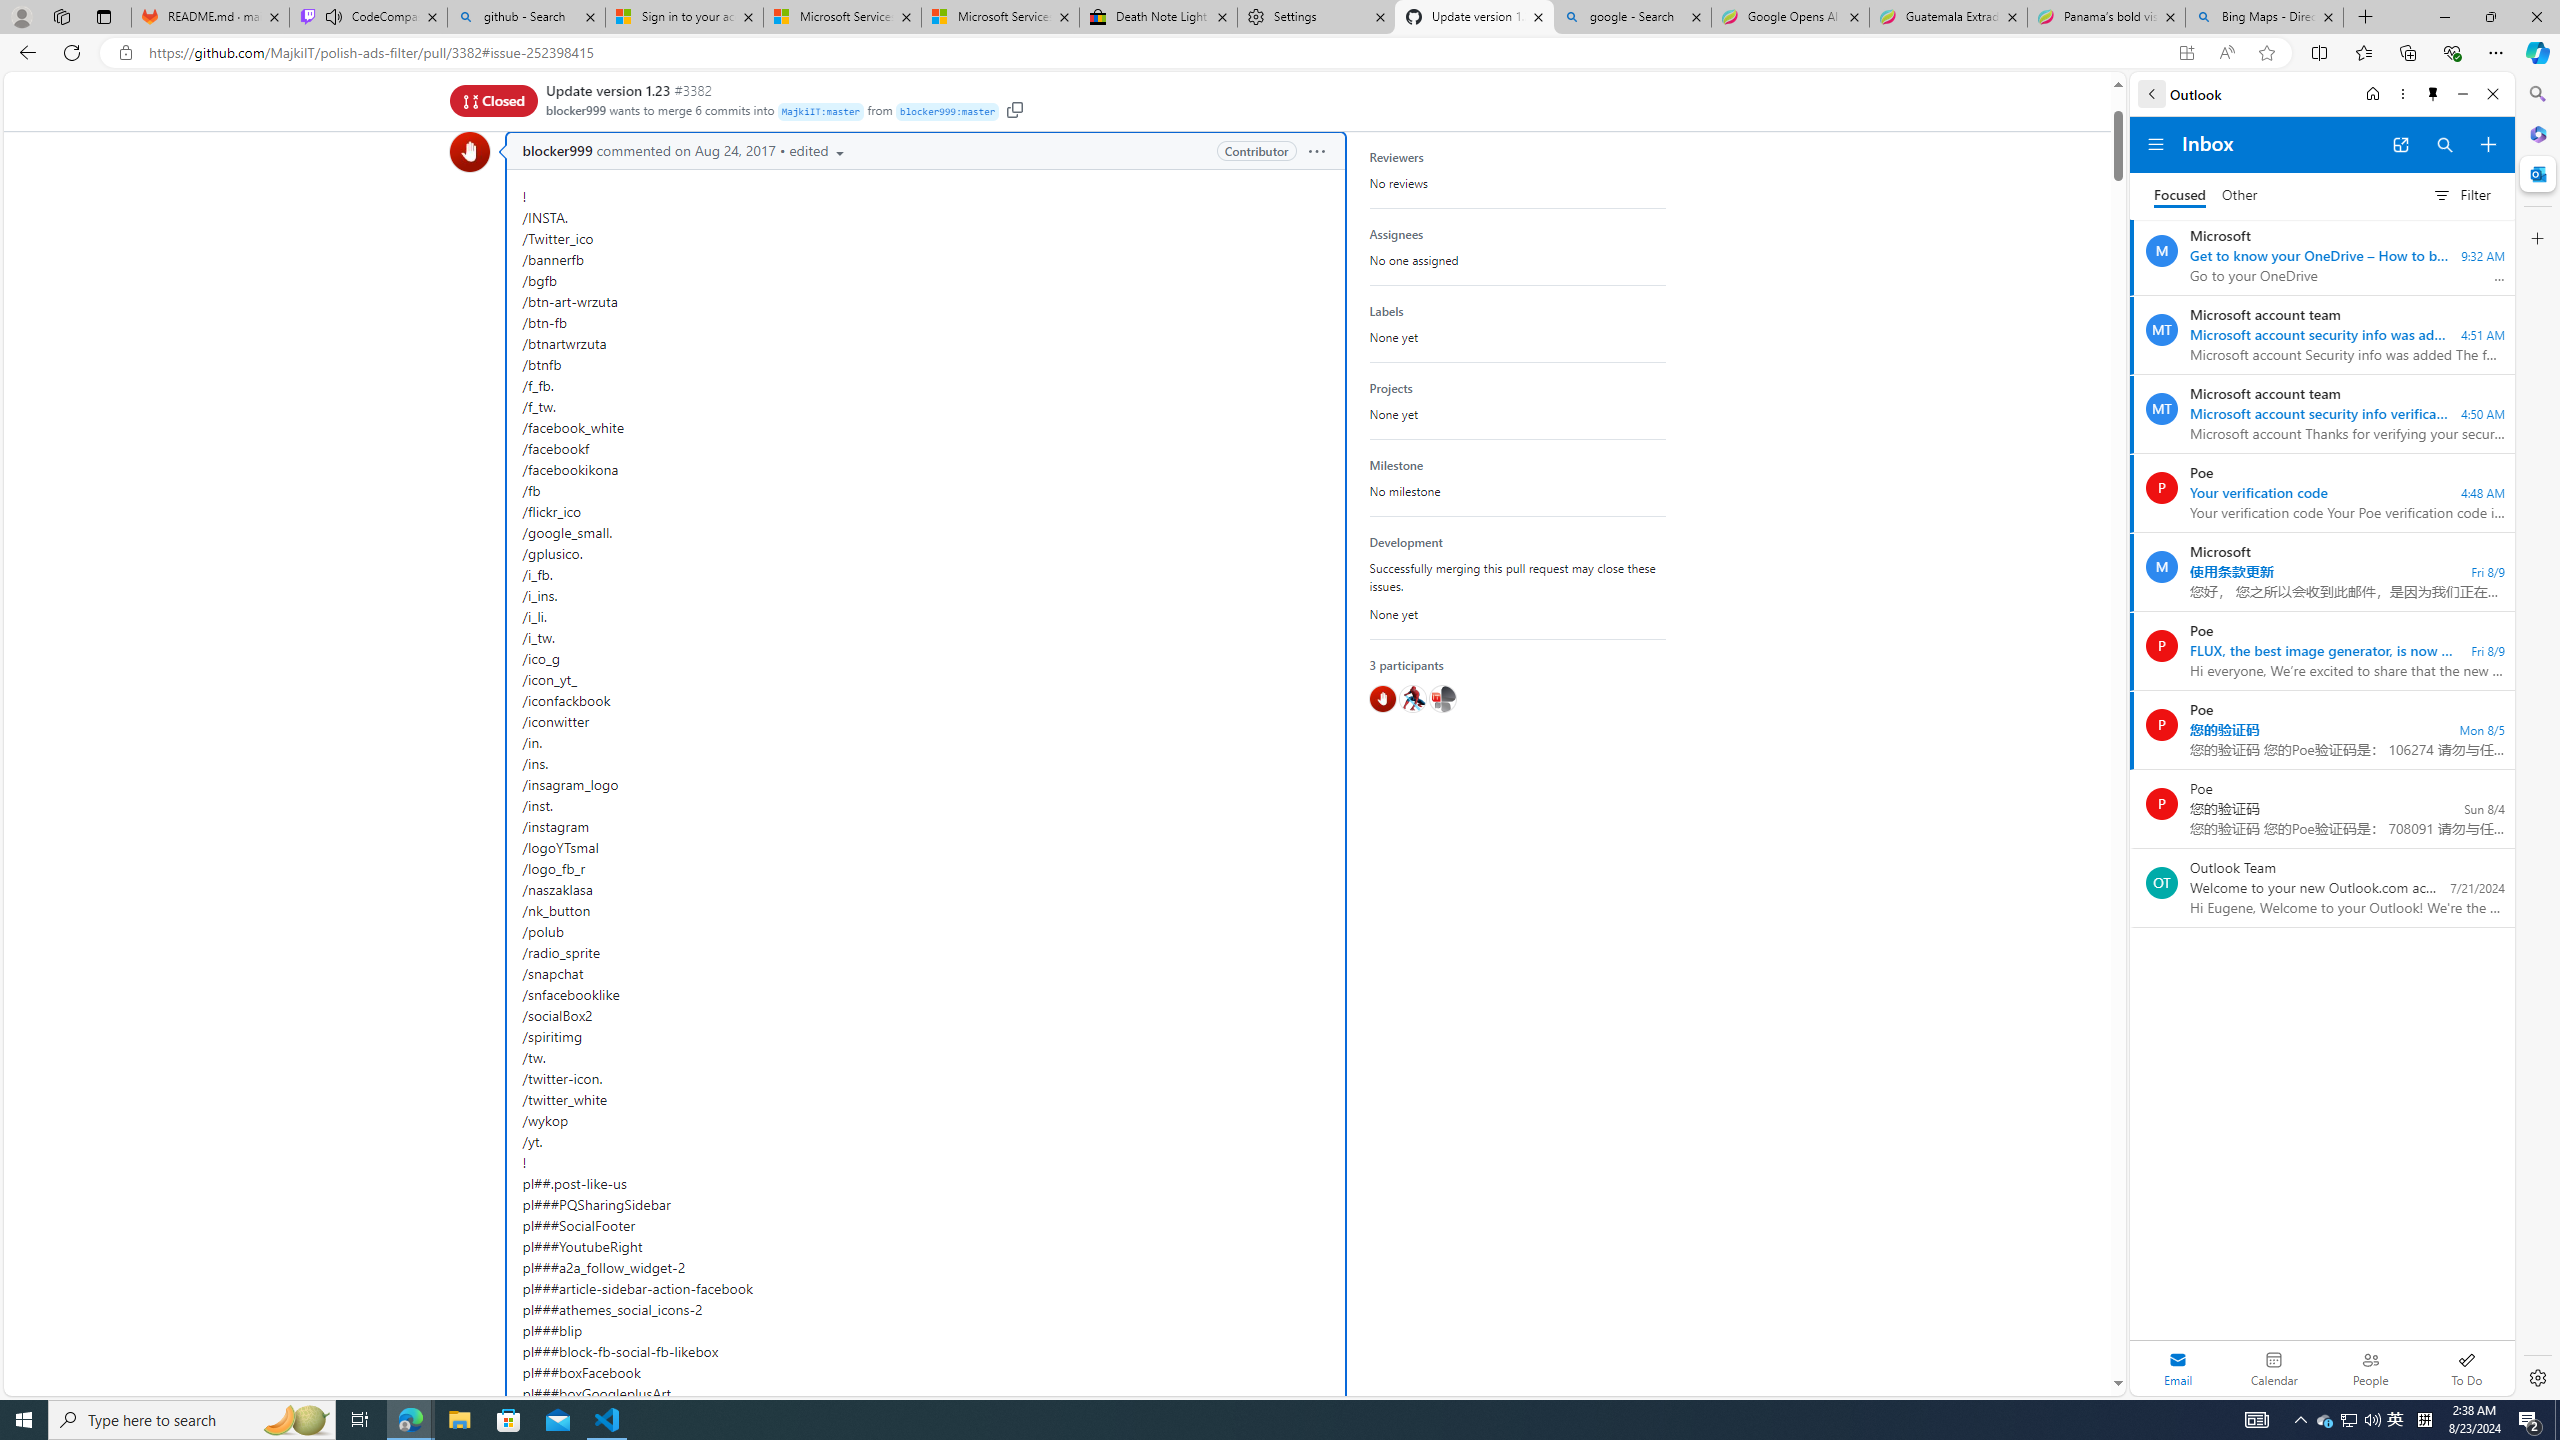 The height and width of the screenshot is (1440, 2560). Describe the element at coordinates (947, 112) in the screenshot. I see `'blocker999 : master'` at that location.